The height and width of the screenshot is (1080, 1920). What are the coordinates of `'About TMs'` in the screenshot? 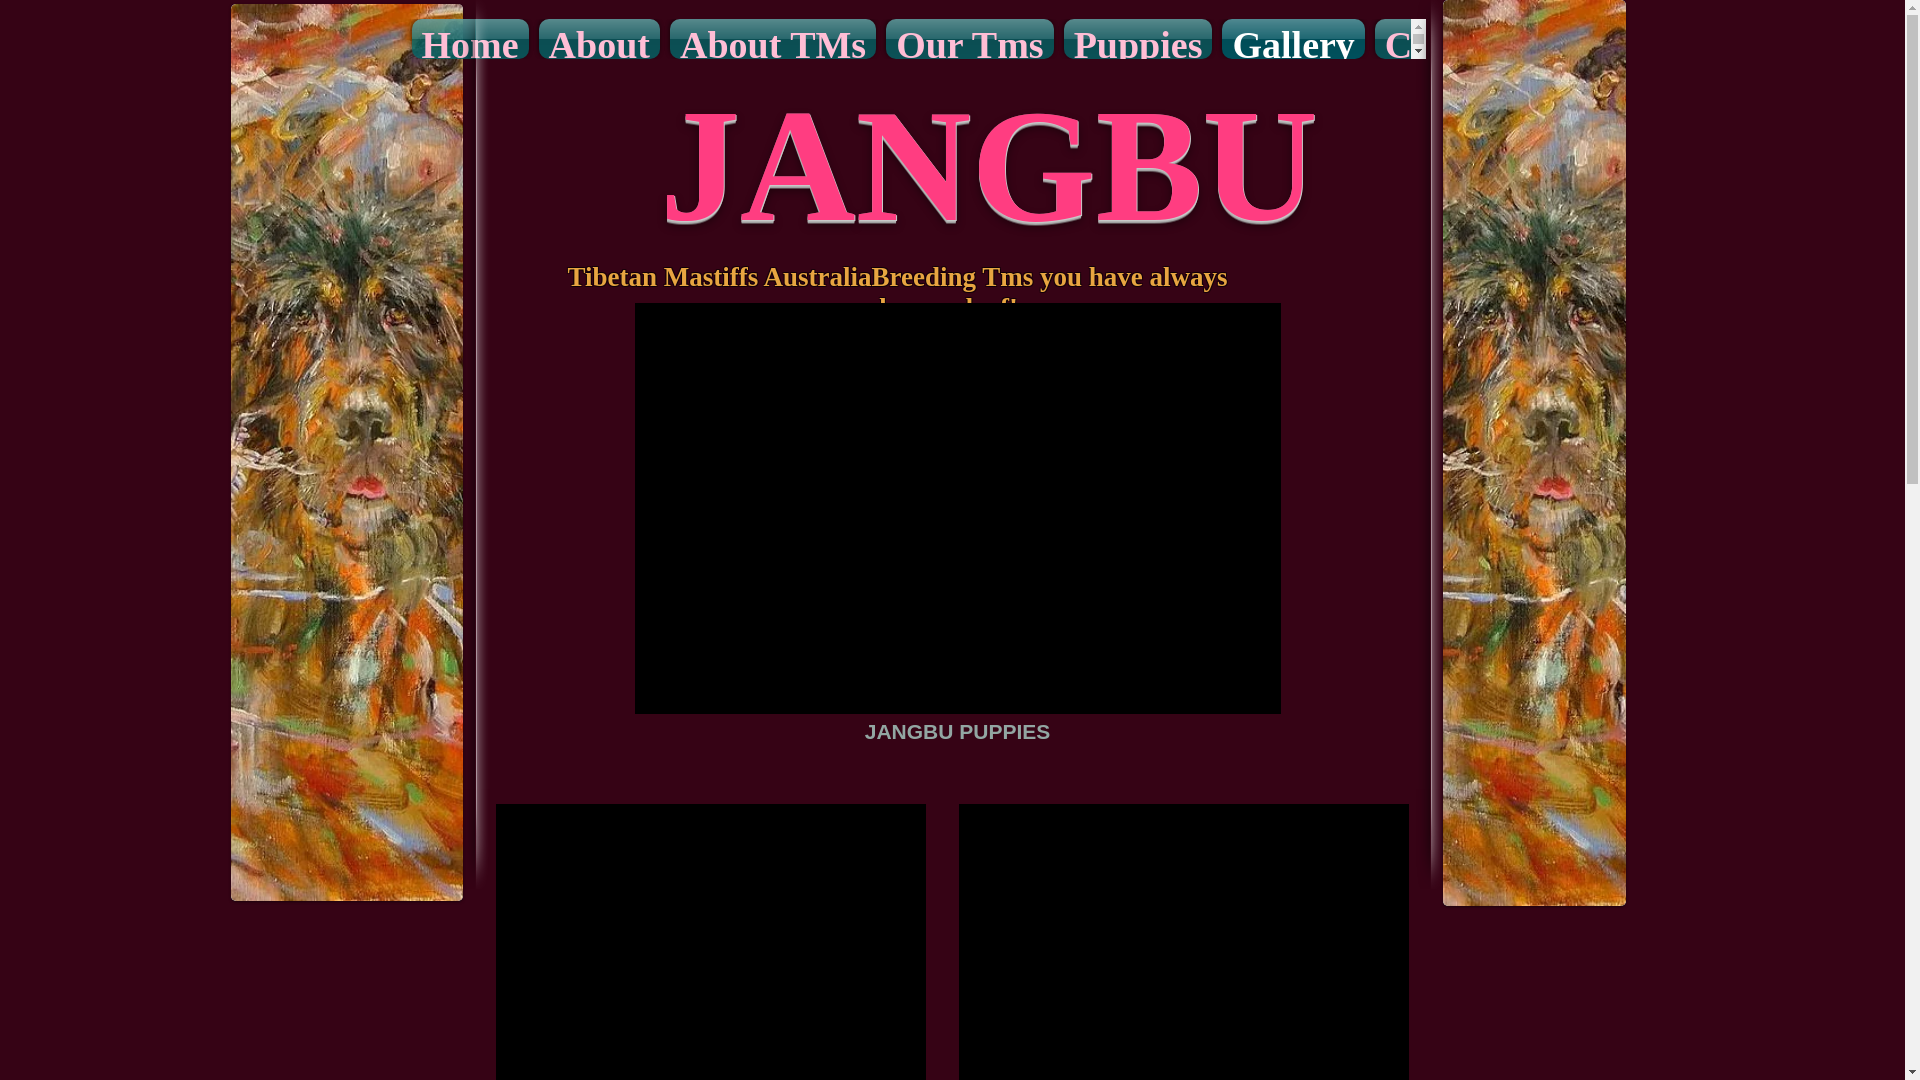 It's located at (665, 38).